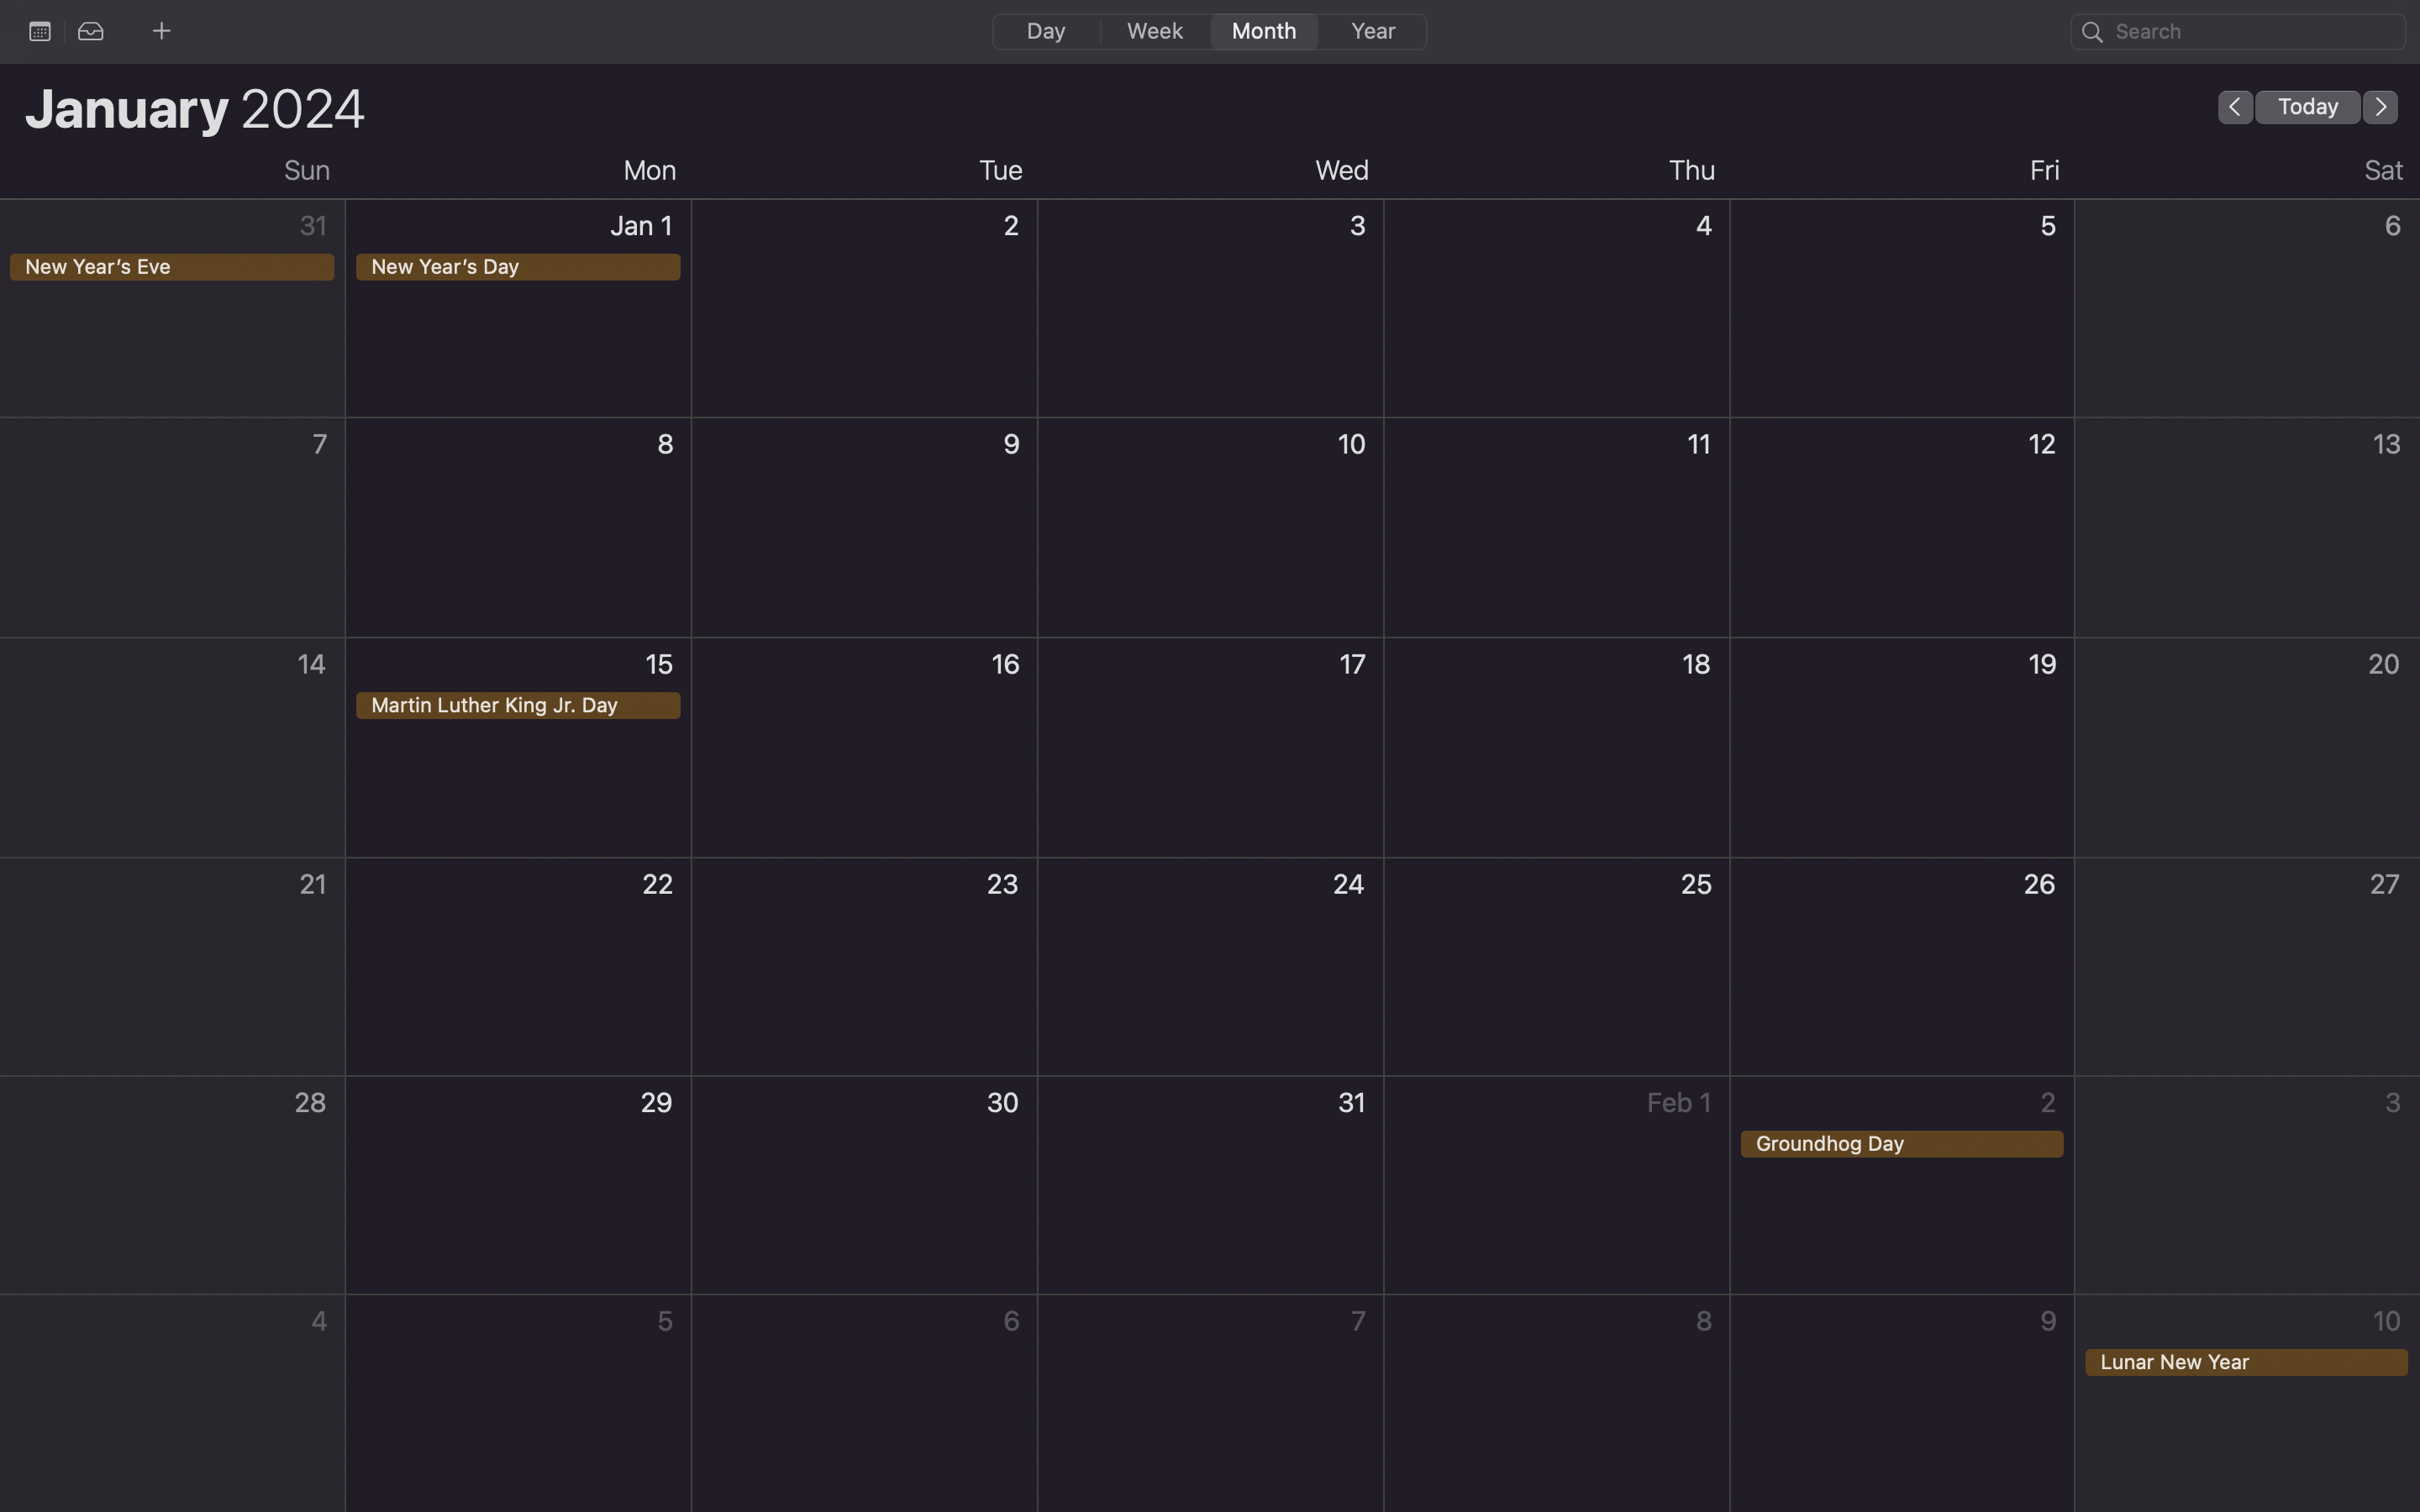 The image size is (2420, 1512). What do you see at coordinates (1260, 30) in the screenshot?
I see `Transition to the monthly outline on your calendar` at bounding box center [1260, 30].